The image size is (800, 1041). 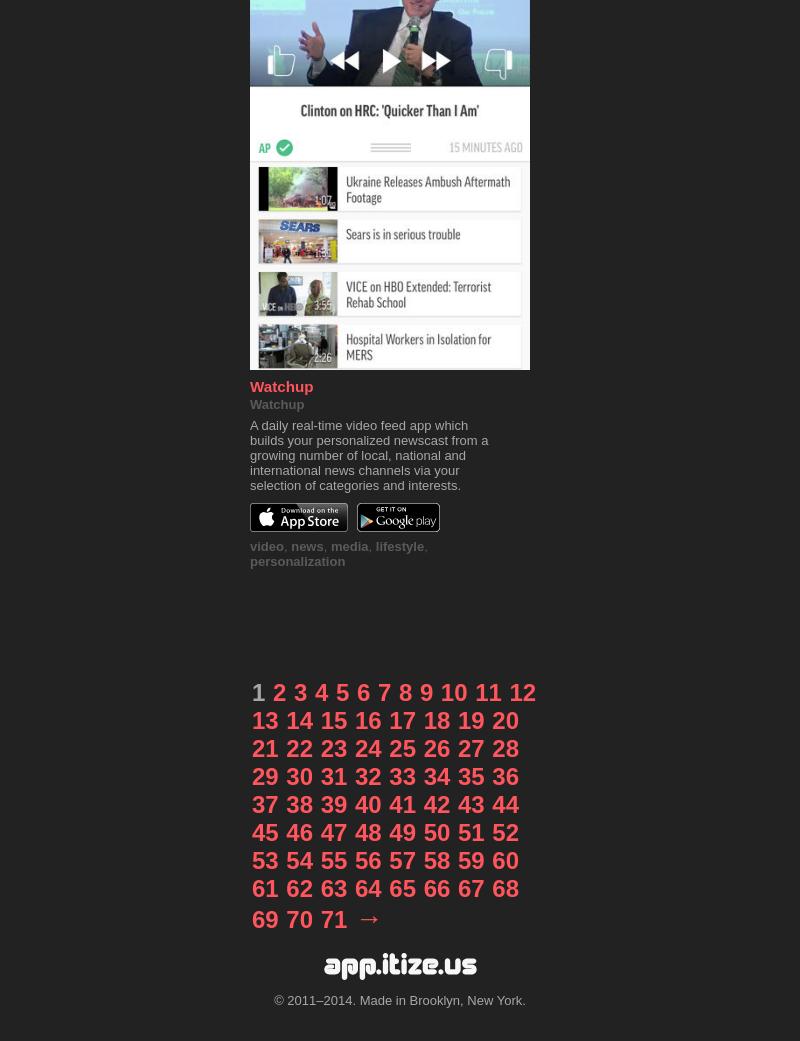 I want to click on '52', so click(x=504, y=832).